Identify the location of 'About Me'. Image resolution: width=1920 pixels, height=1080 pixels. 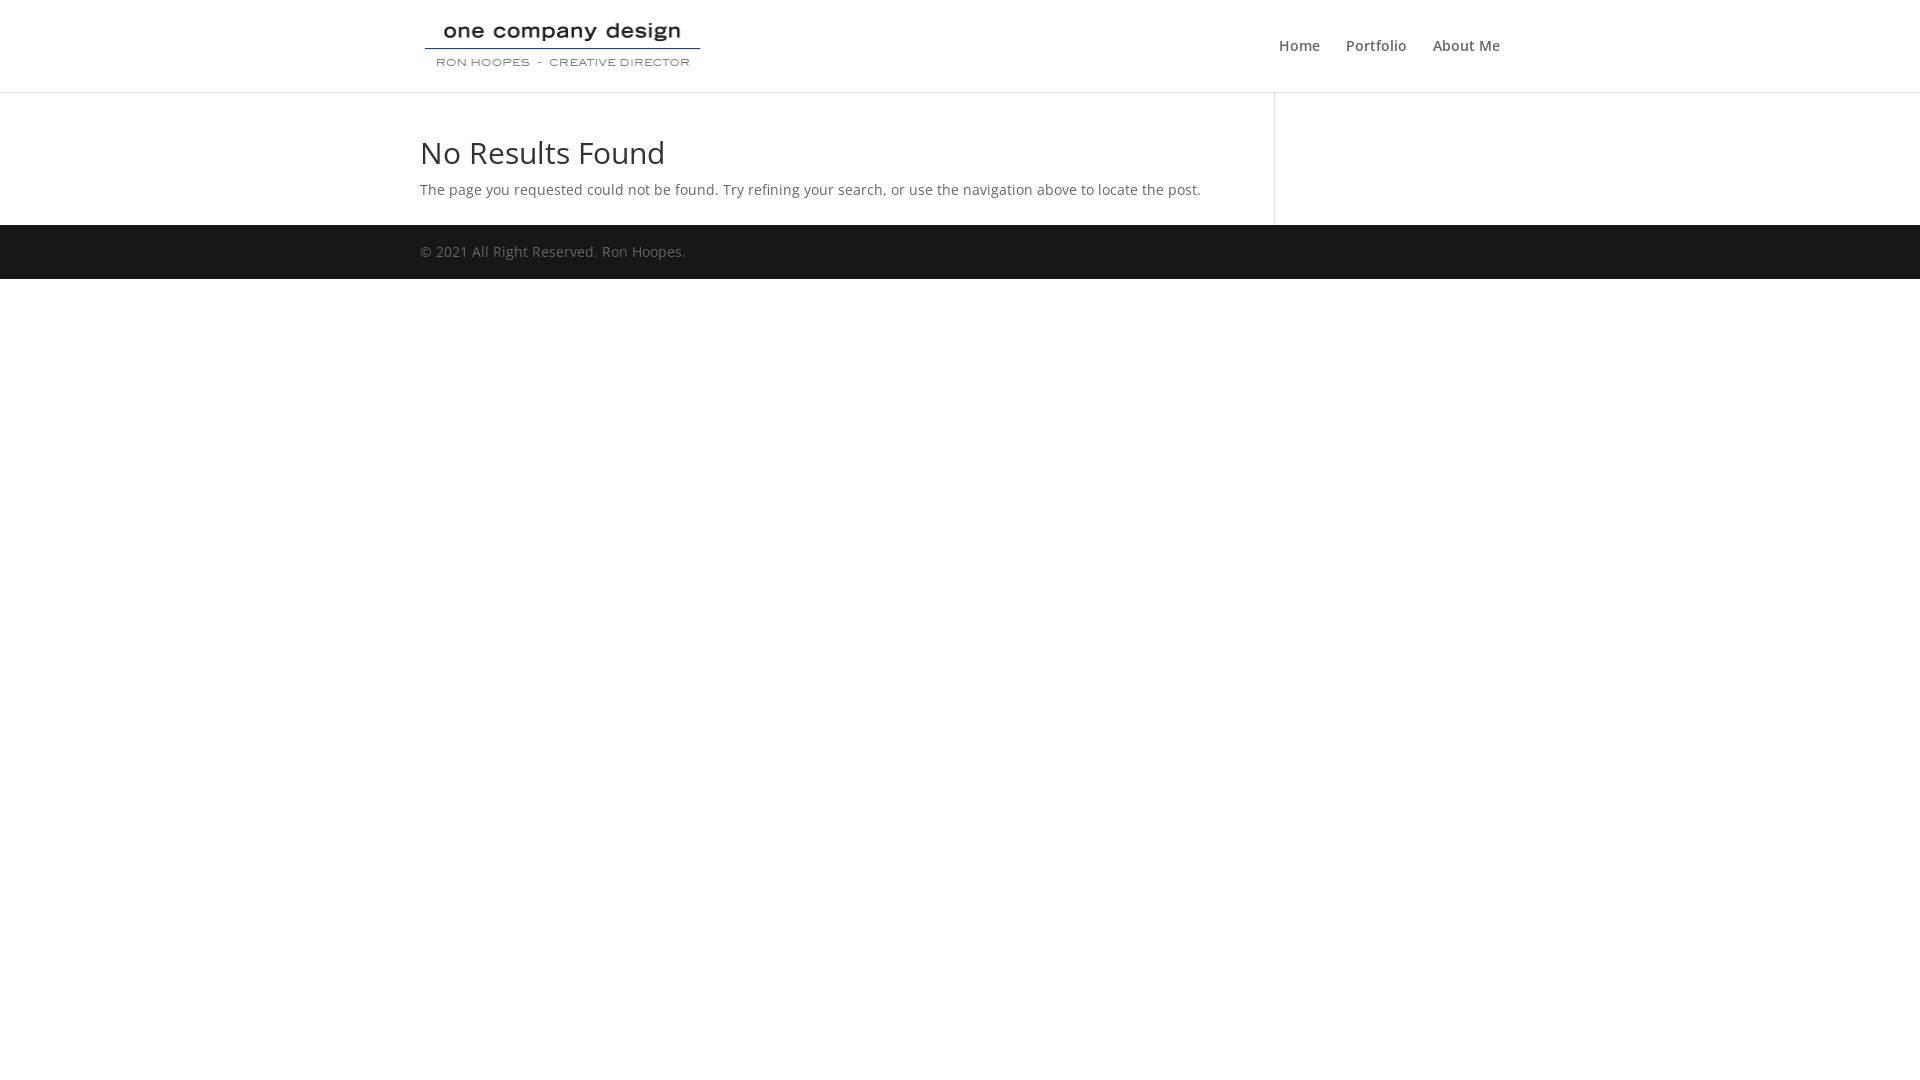
(1466, 64).